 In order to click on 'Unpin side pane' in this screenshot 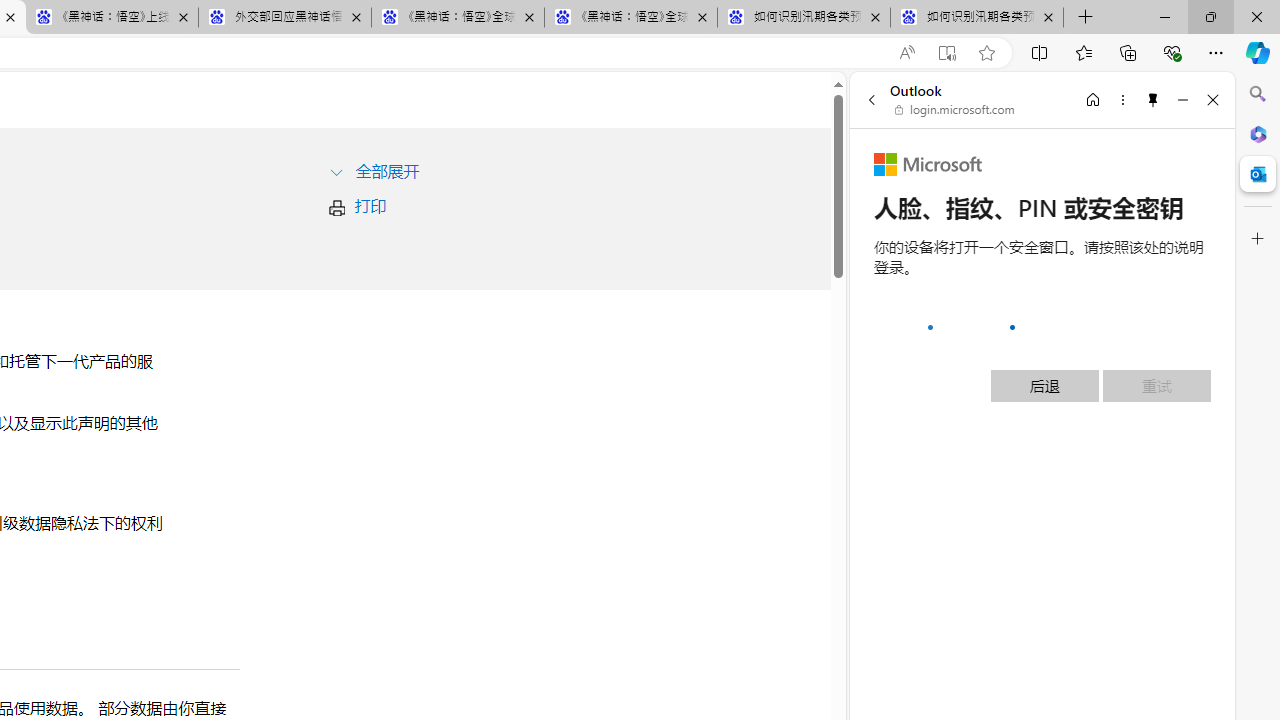, I will do `click(1153, 99)`.